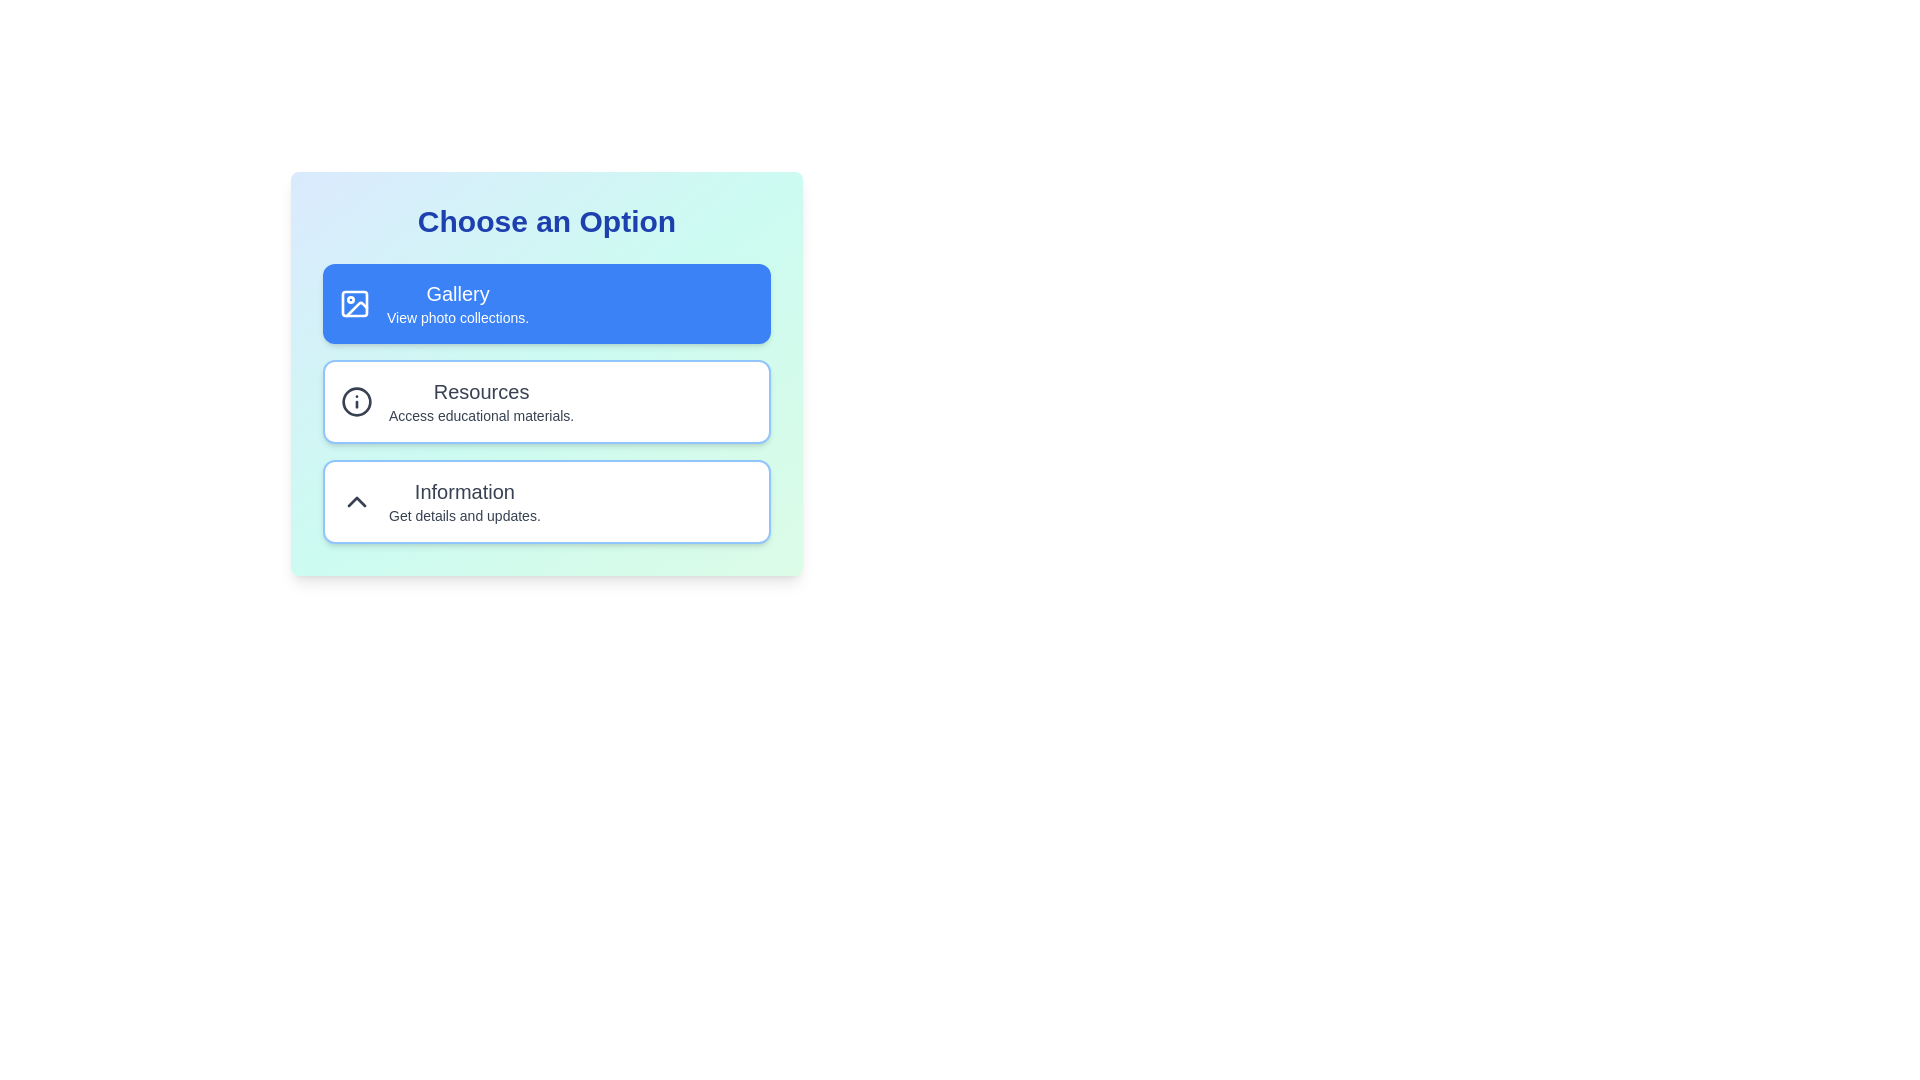  Describe the element at coordinates (547, 401) in the screenshot. I see `the 'Resources' Card Button, which is the second card in a vertically stacked grid of three cards` at that location.